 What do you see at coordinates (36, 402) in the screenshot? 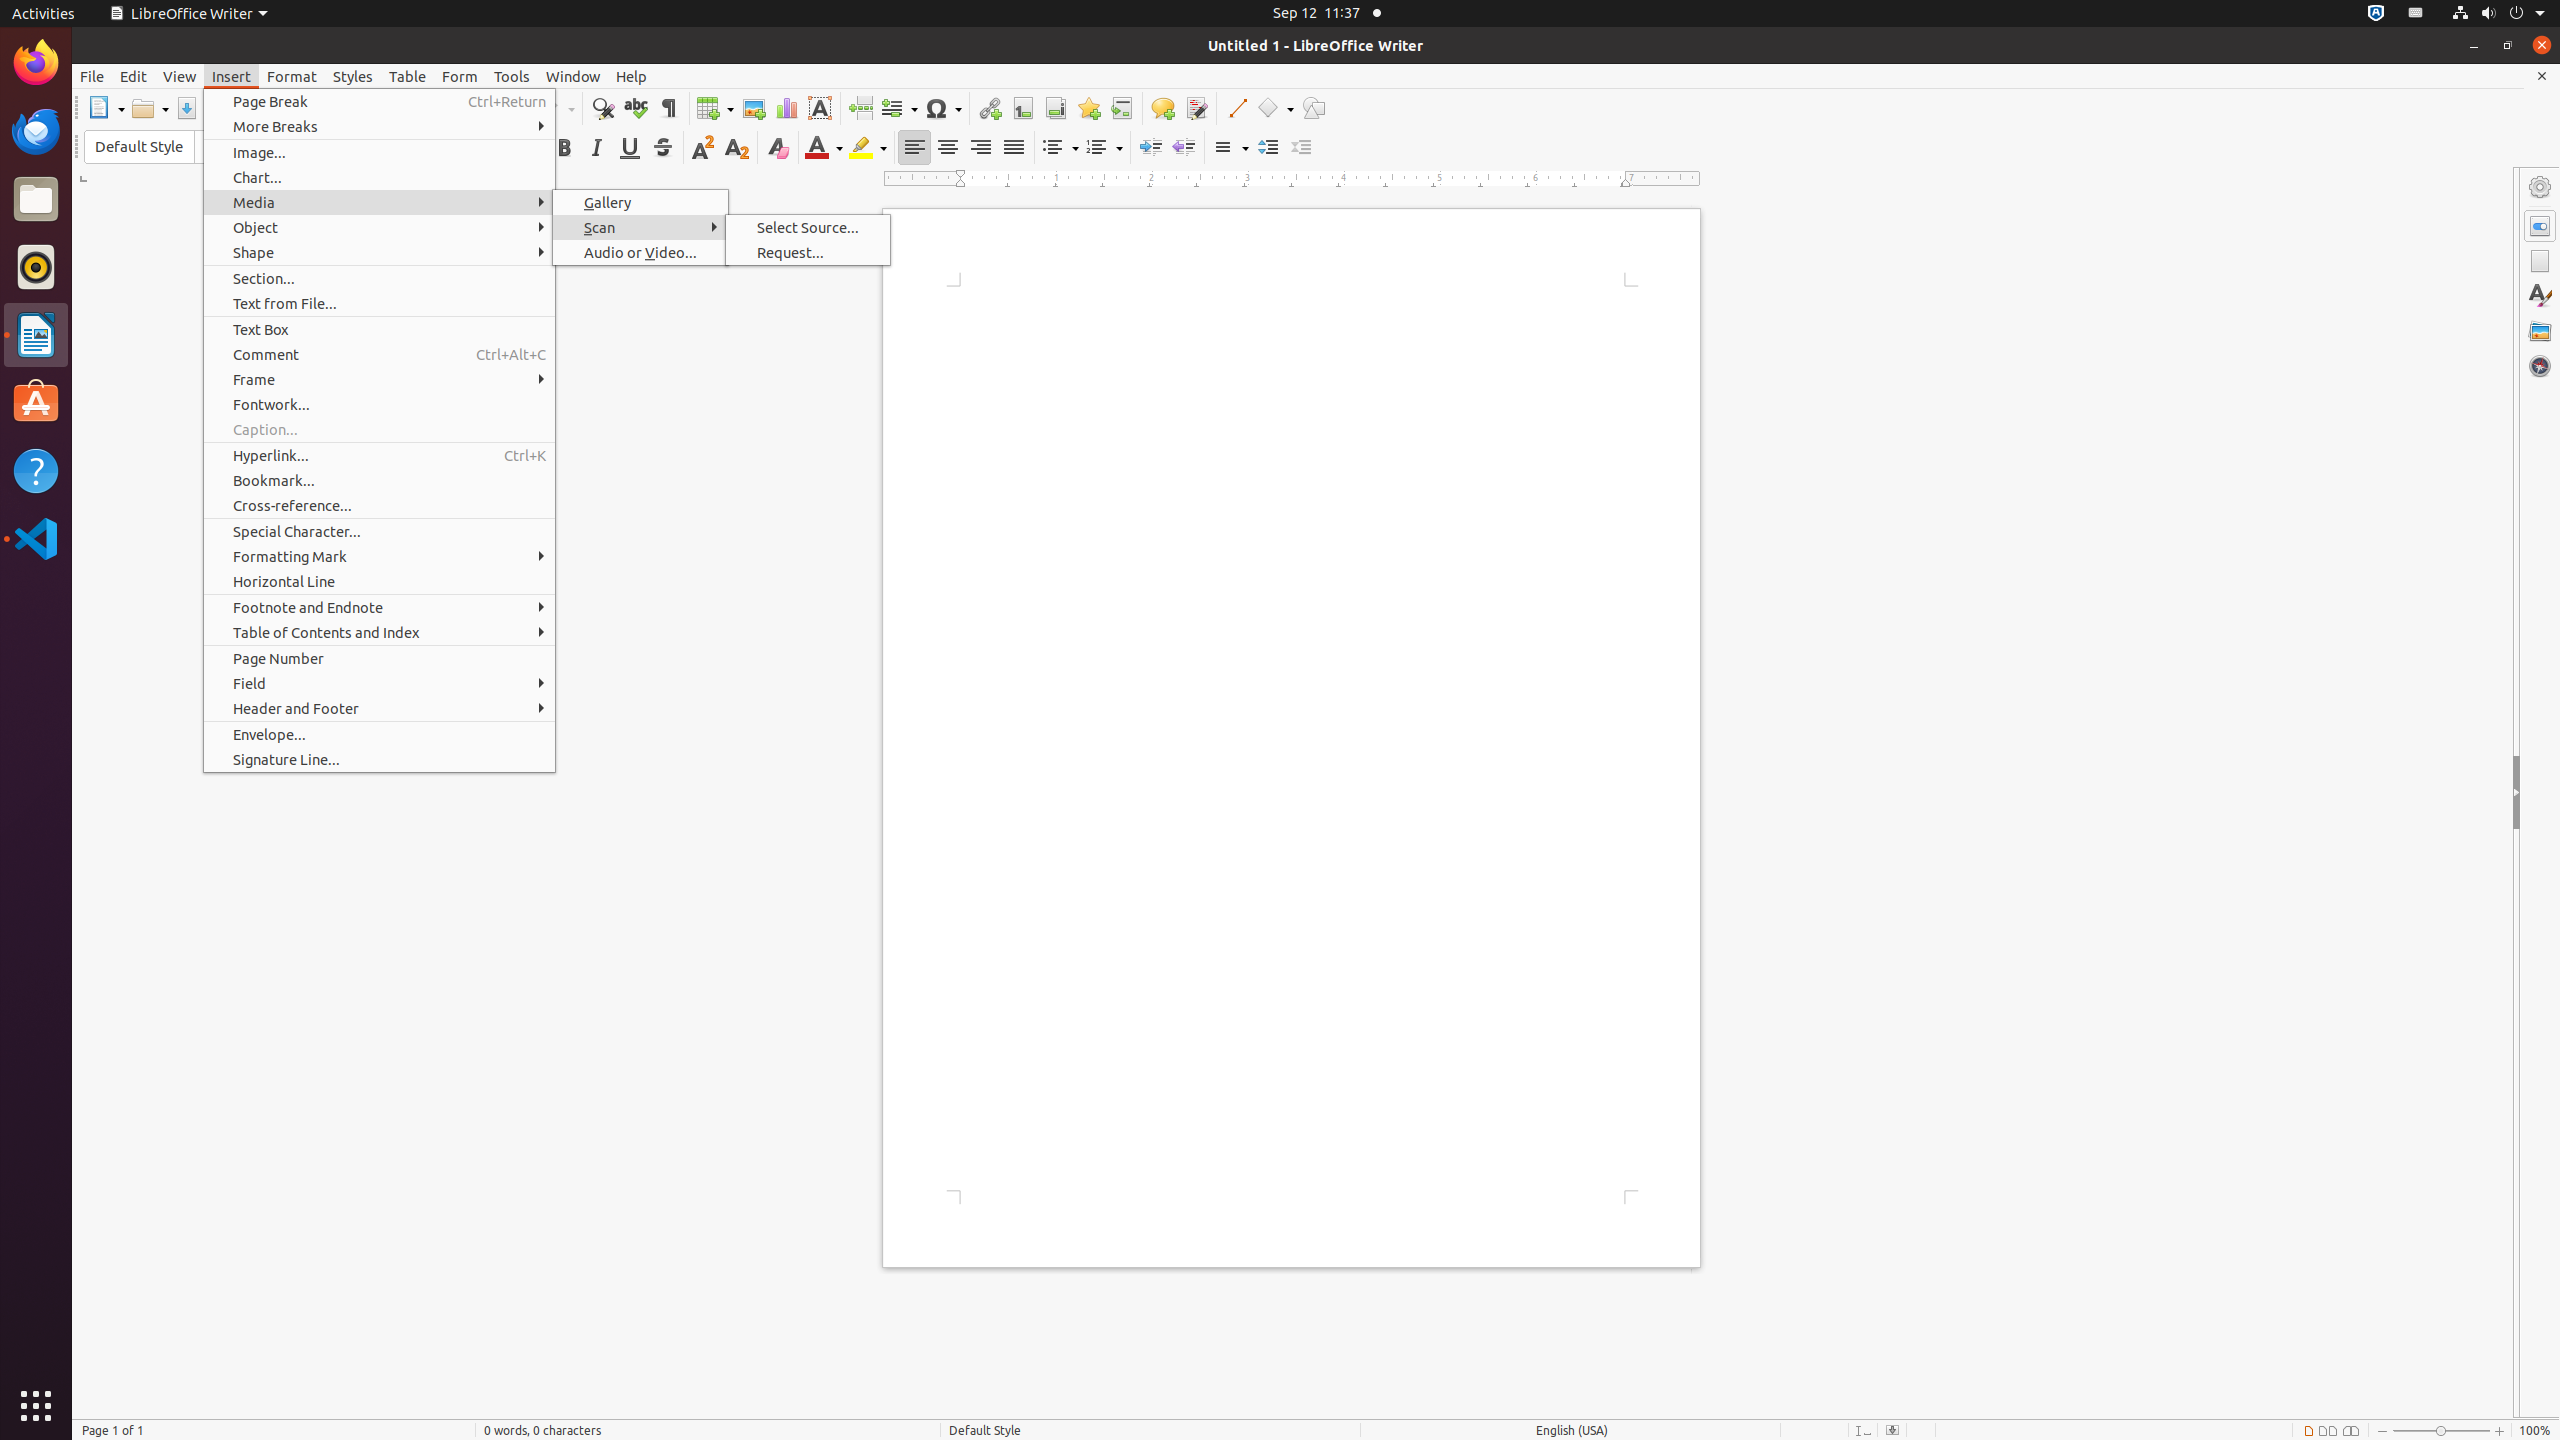
I see `'Ubuntu Software'` at bounding box center [36, 402].